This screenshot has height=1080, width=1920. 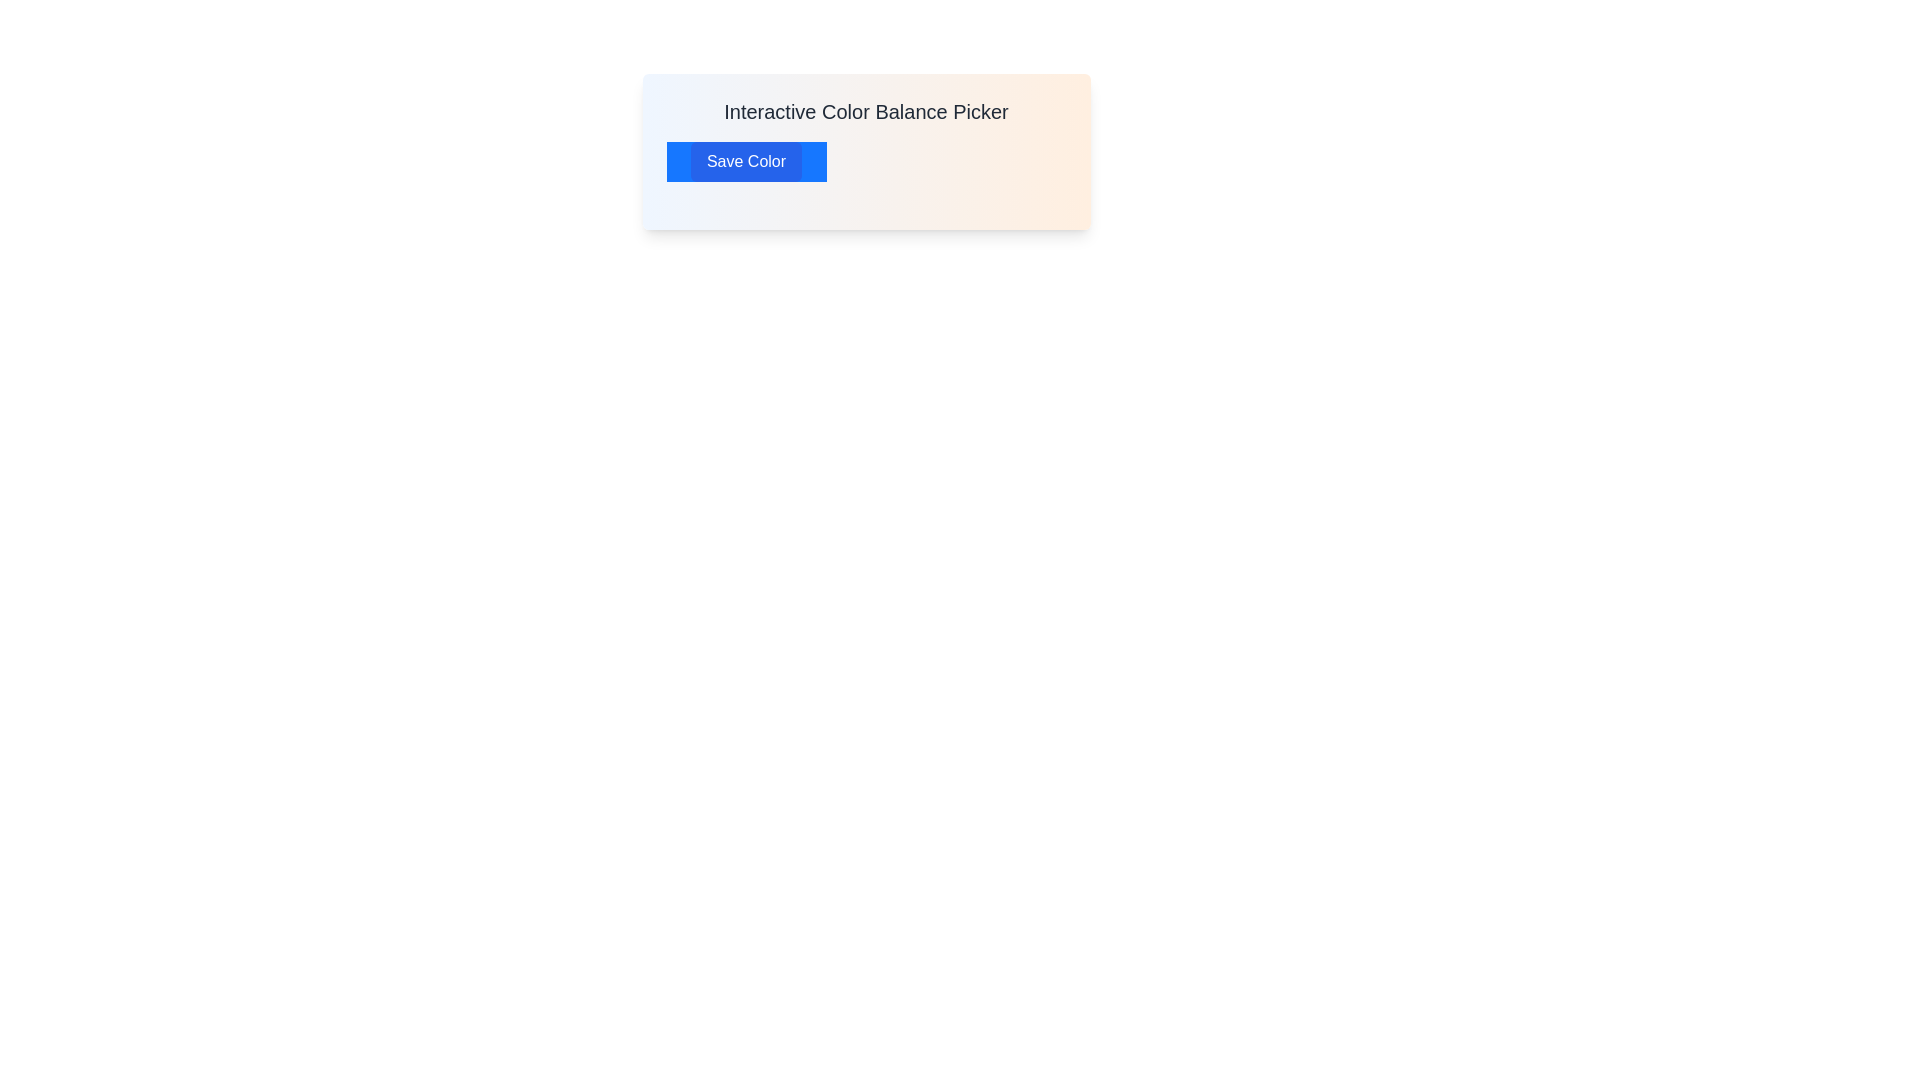 What do you see at coordinates (745, 161) in the screenshot?
I see `the 'Save Color' button with a vibrant blue background and white text` at bounding box center [745, 161].